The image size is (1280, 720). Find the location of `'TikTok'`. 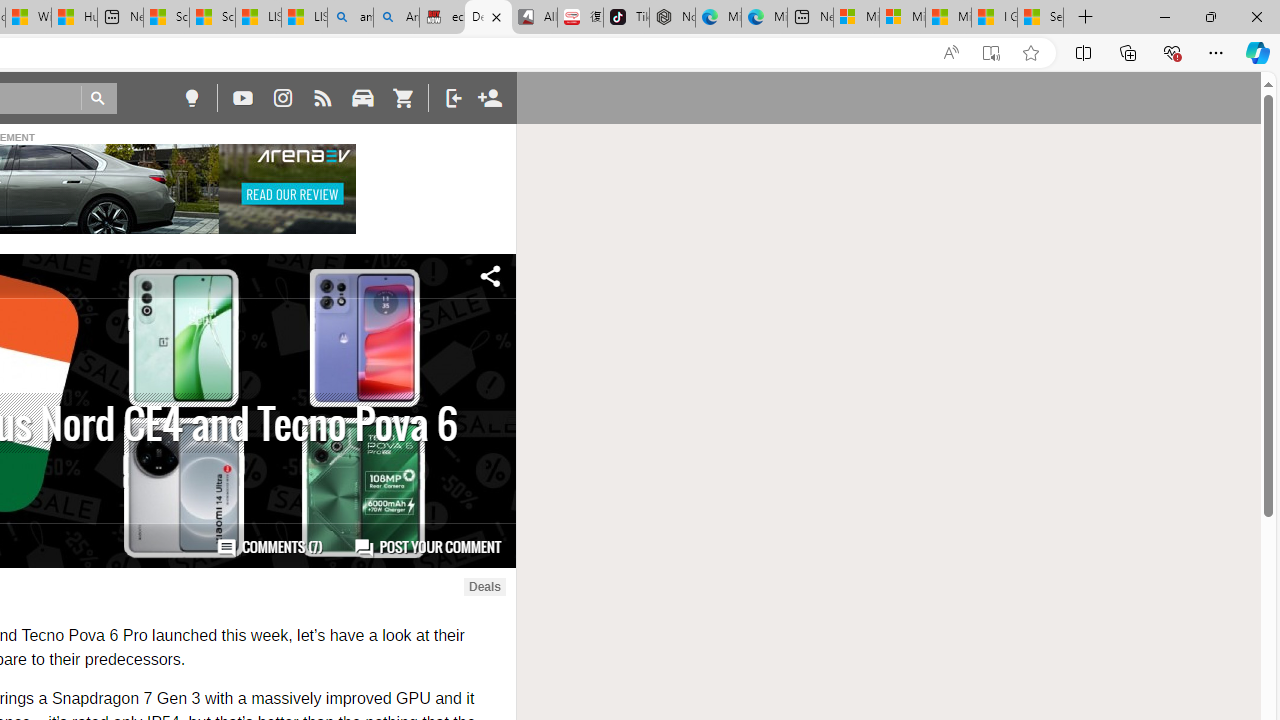

'TikTok' is located at coordinates (625, 17).